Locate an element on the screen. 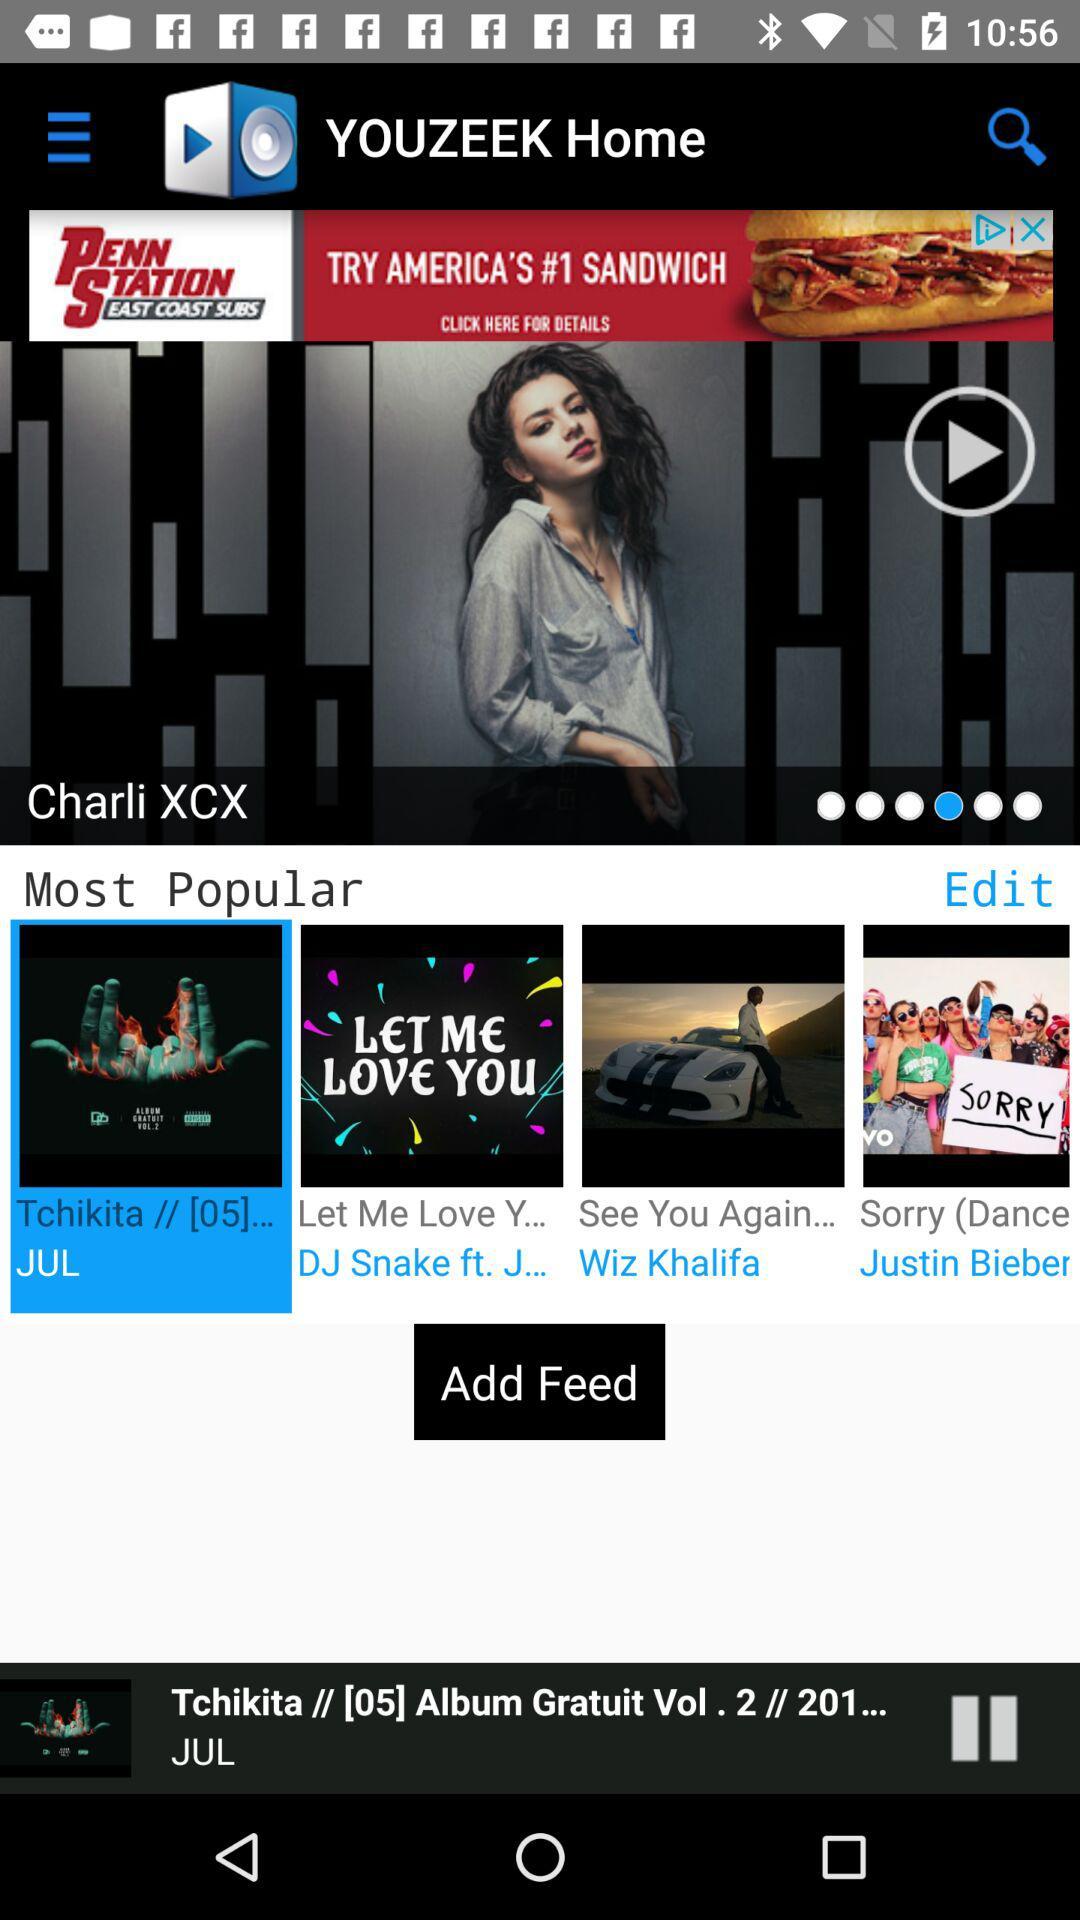  the play icon is located at coordinates (968, 450).